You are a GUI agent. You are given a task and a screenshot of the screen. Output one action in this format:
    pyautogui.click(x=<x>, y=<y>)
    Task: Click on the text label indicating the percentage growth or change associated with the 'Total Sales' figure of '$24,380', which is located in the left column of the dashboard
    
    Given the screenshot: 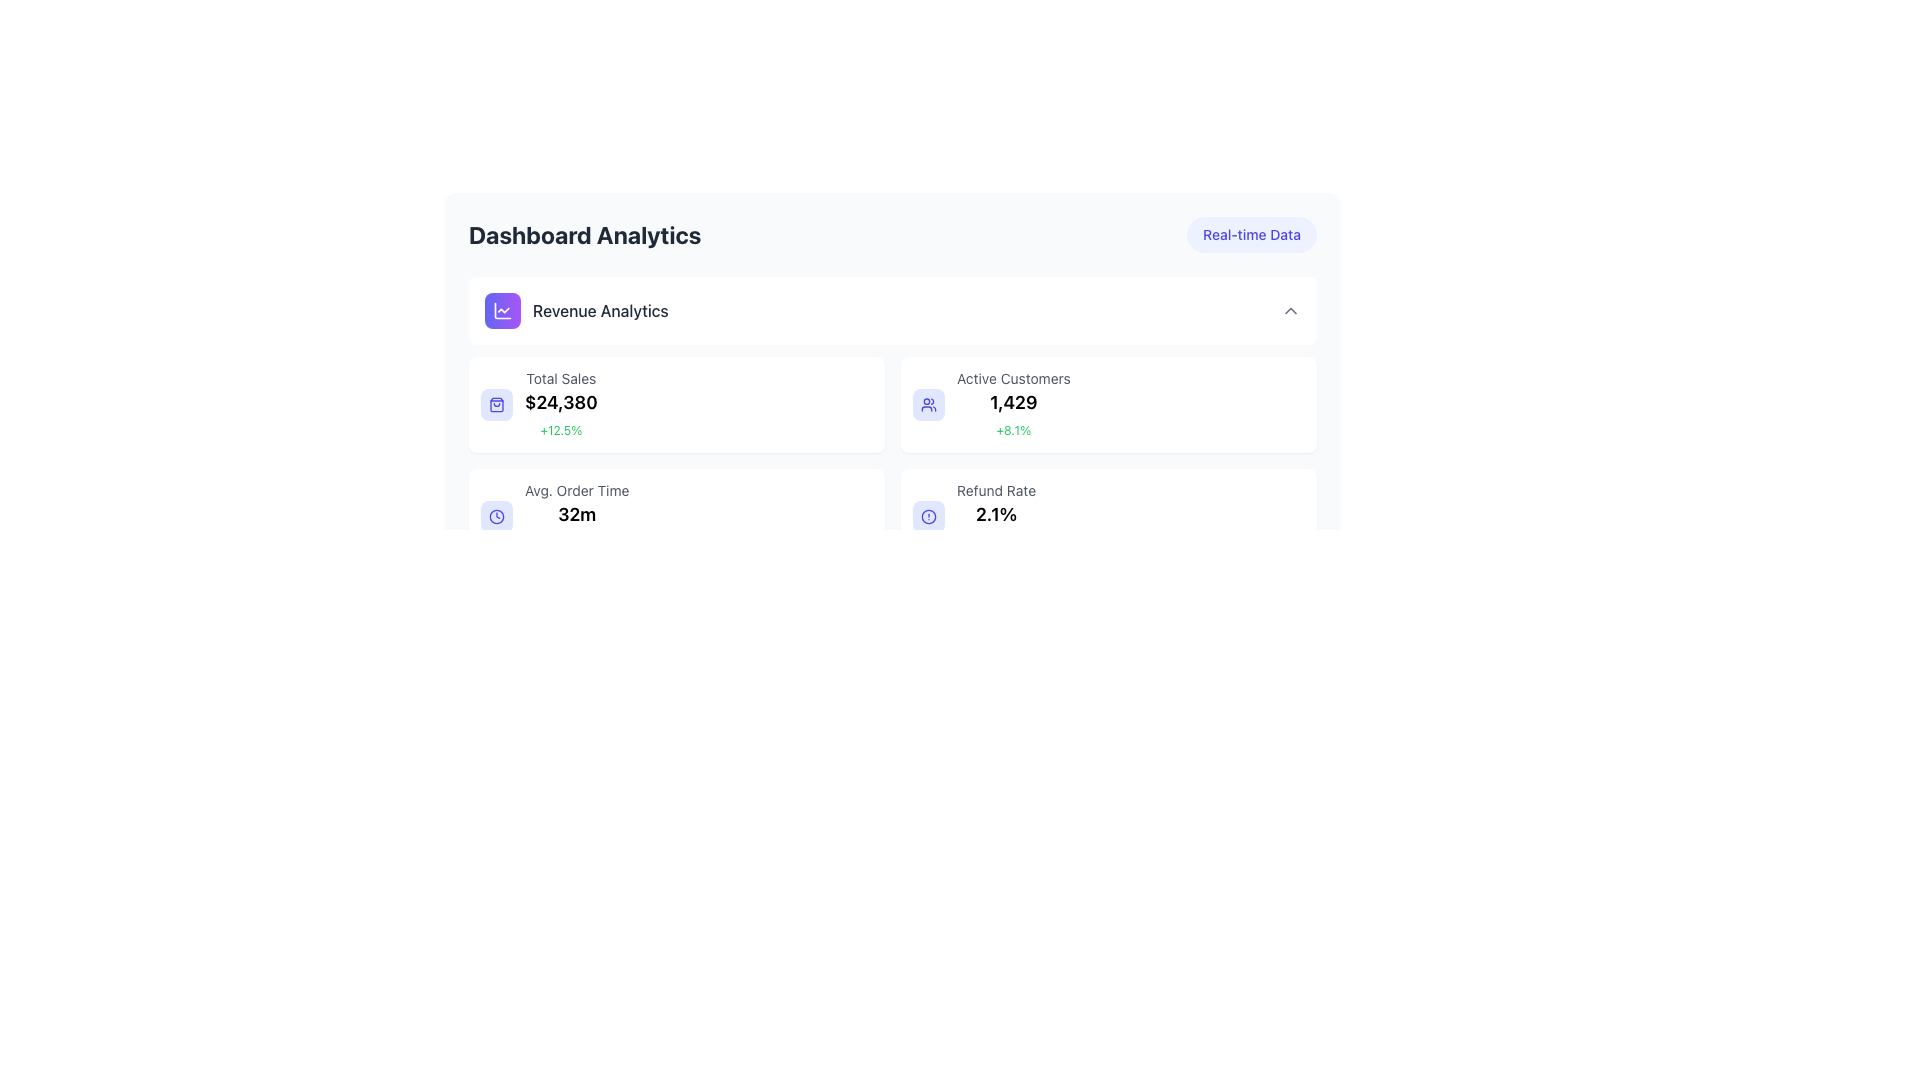 What is the action you would take?
    pyautogui.click(x=560, y=429)
    